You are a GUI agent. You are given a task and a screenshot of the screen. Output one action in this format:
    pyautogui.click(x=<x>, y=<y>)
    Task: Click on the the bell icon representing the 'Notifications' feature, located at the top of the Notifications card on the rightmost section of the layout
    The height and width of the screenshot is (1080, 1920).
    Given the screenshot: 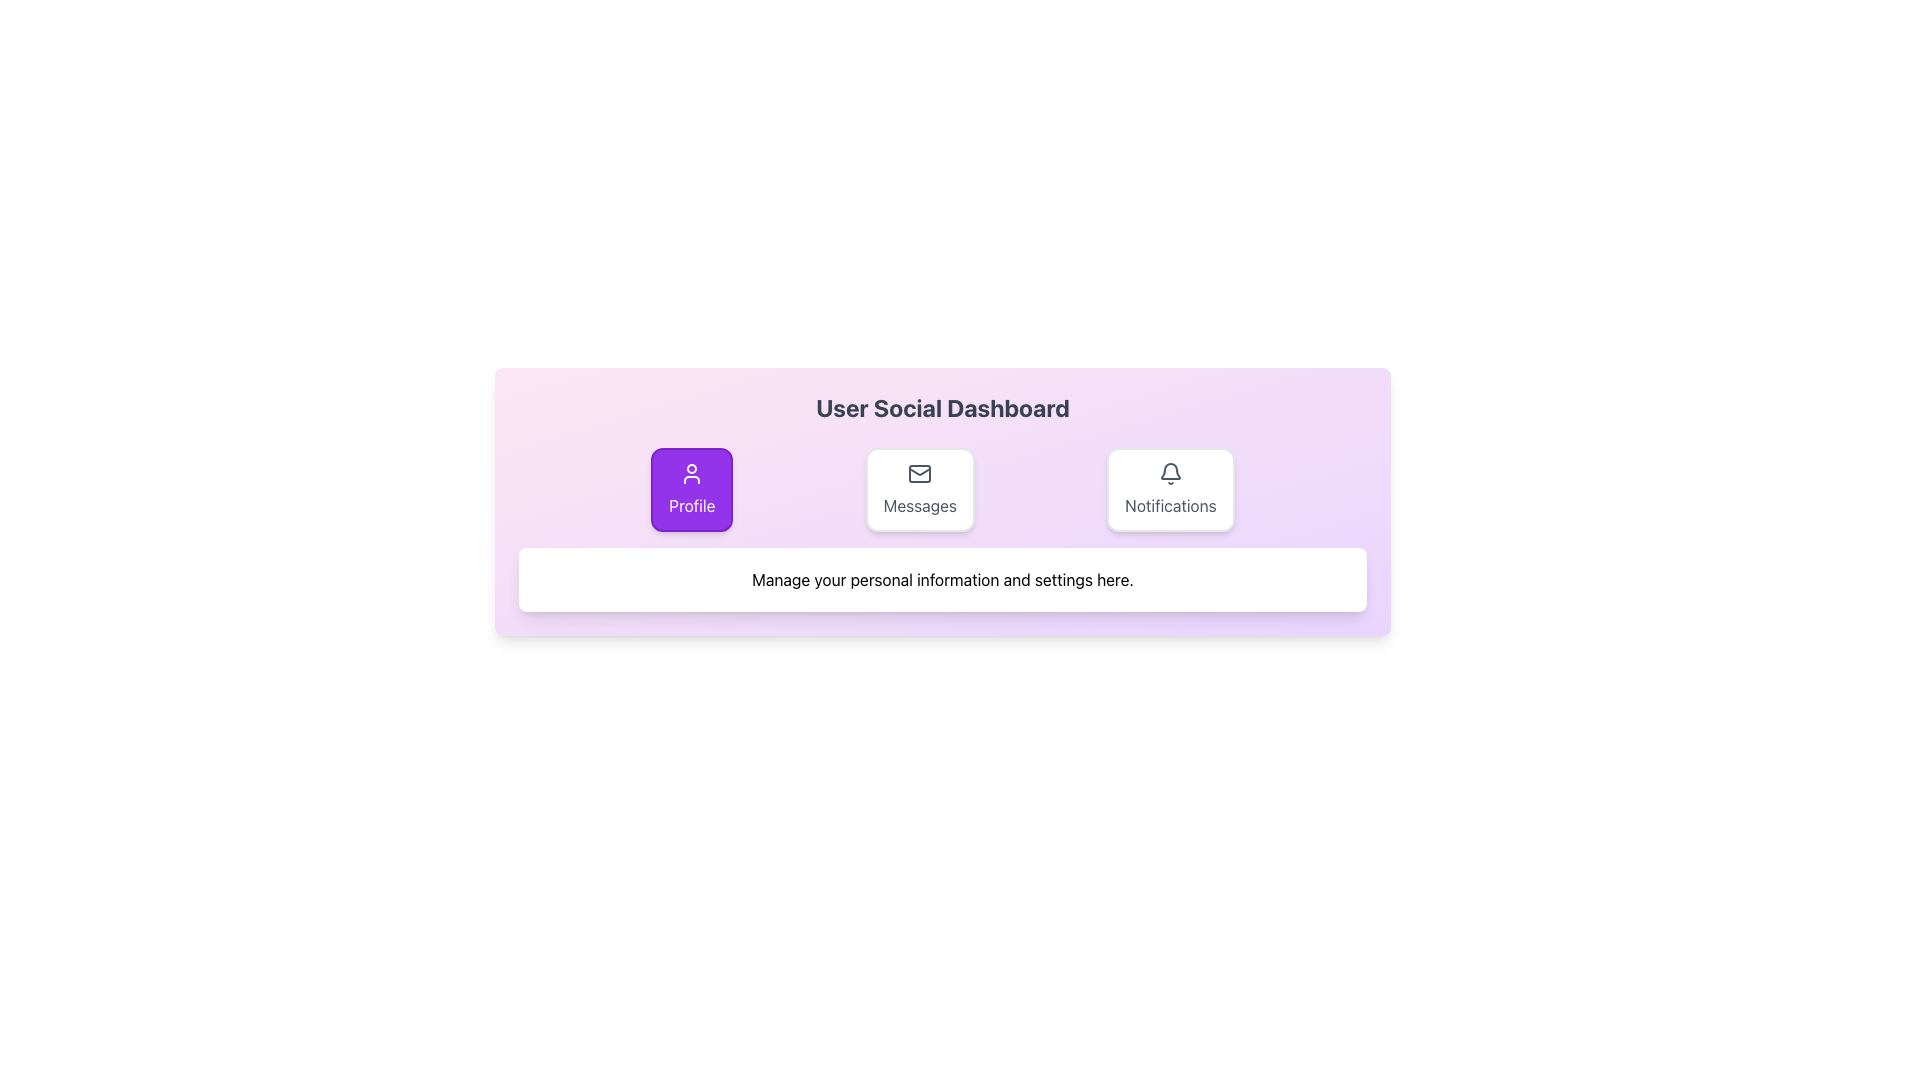 What is the action you would take?
    pyautogui.click(x=1171, y=474)
    